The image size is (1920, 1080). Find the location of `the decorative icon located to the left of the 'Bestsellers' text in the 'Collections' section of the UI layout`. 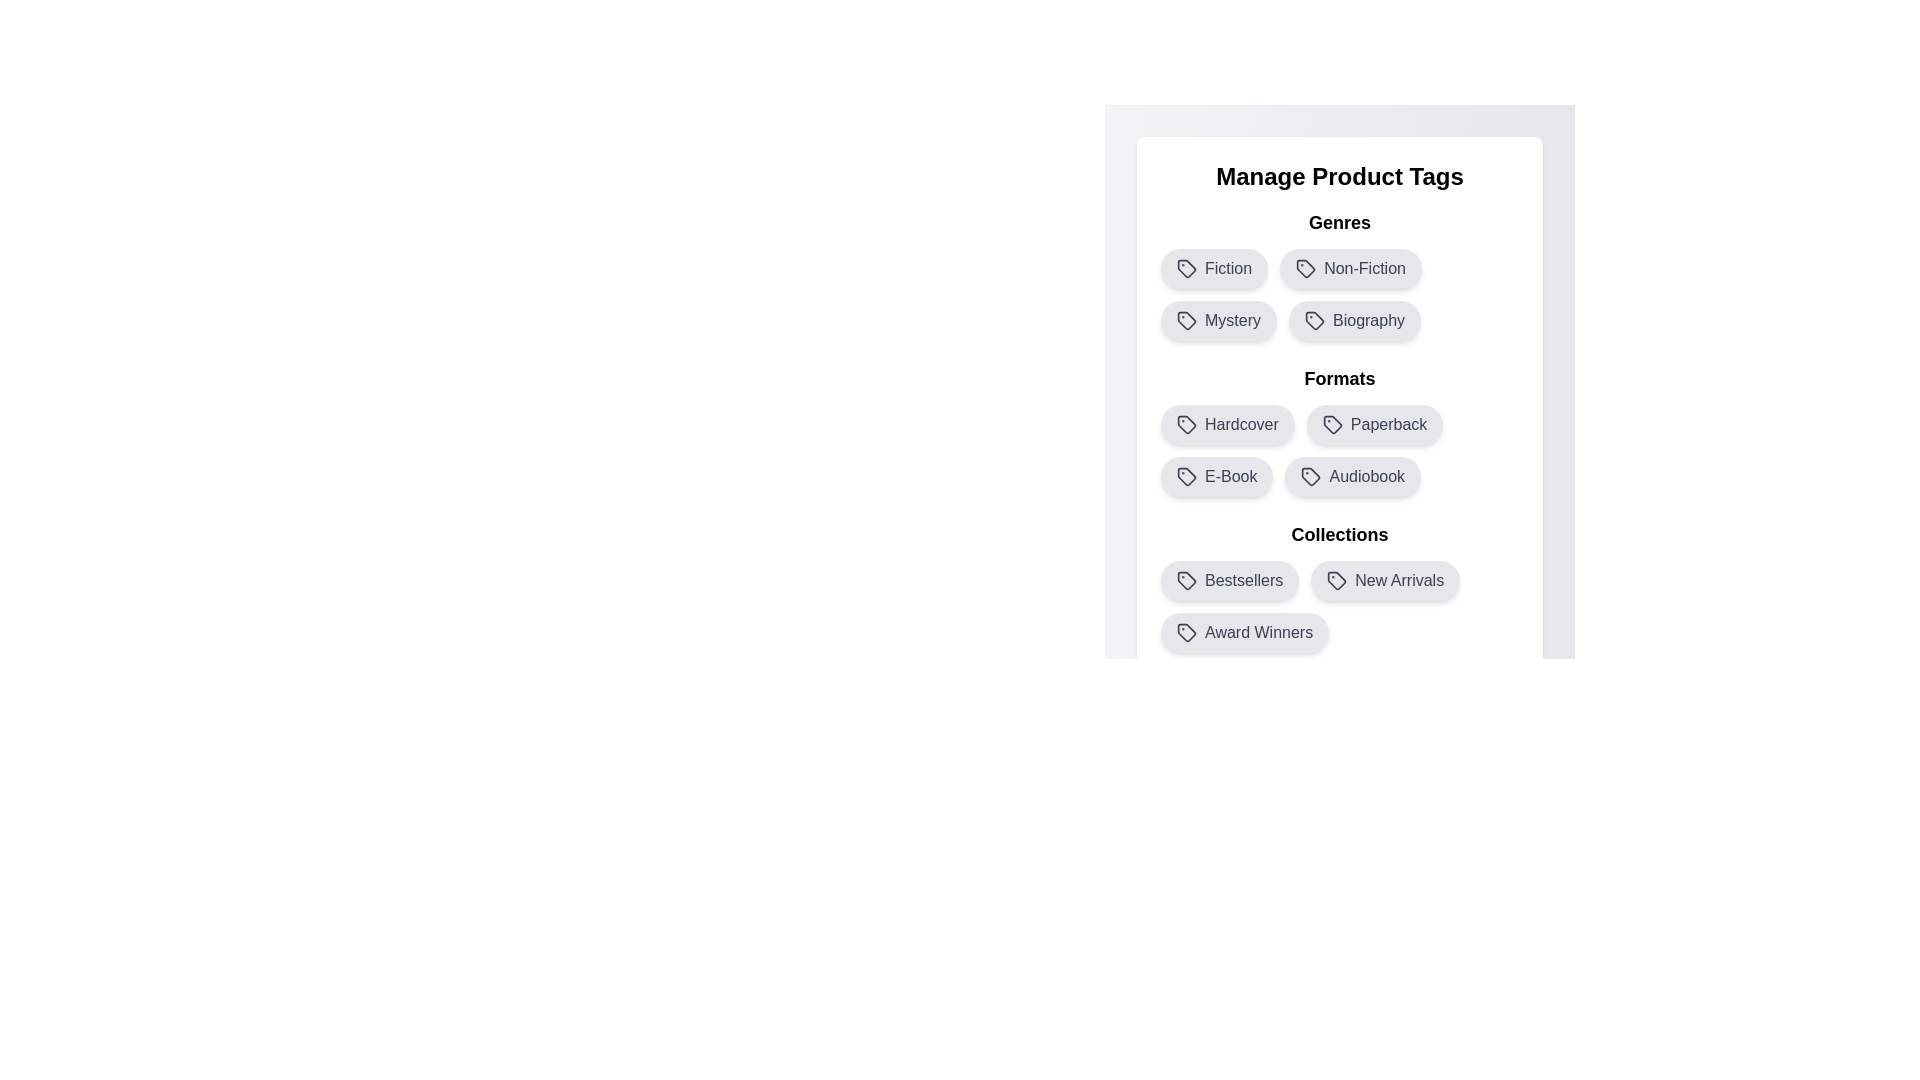

the decorative icon located to the left of the 'Bestsellers' text in the 'Collections' section of the UI layout is located at coordinates (1186, 581).